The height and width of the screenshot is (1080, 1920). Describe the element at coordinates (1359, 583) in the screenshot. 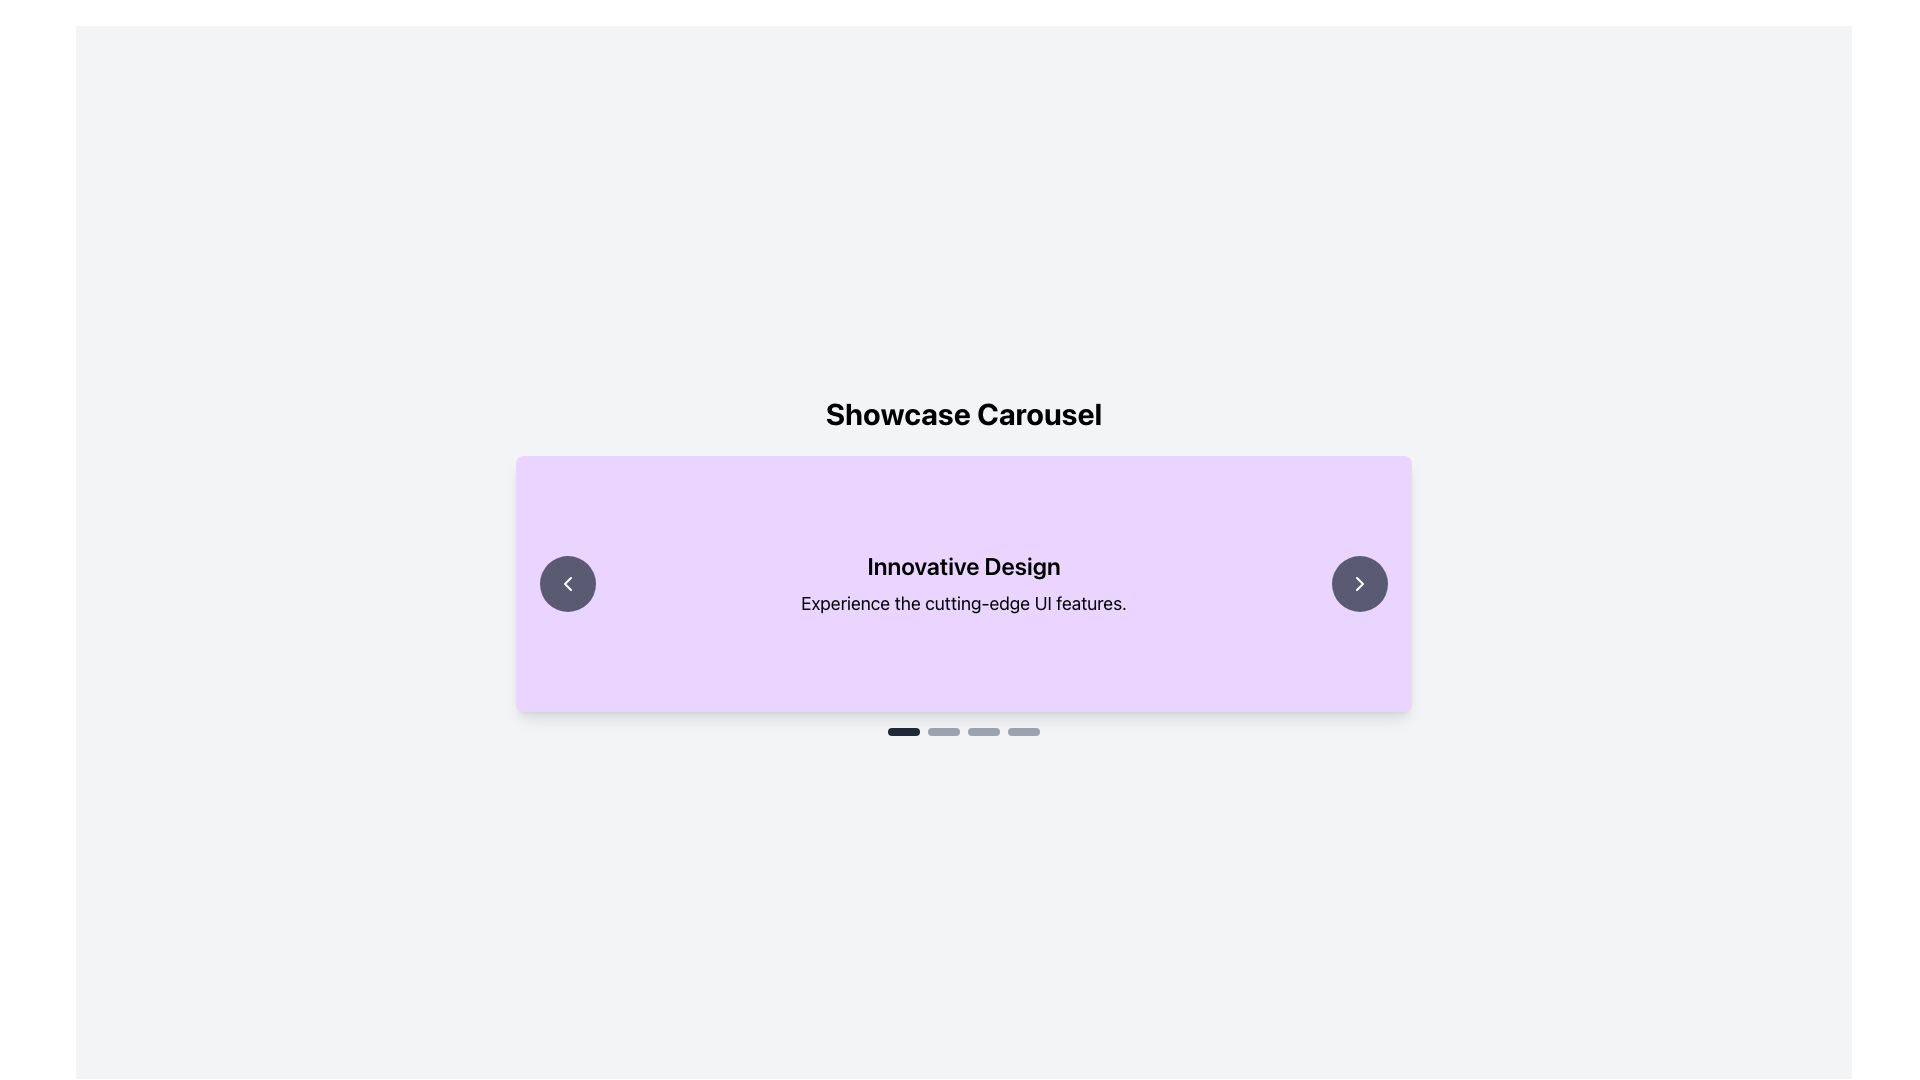

I see `the right-pointing arrow icon button with a circular dark gray background located on the right side of the carousel interface` at that location.